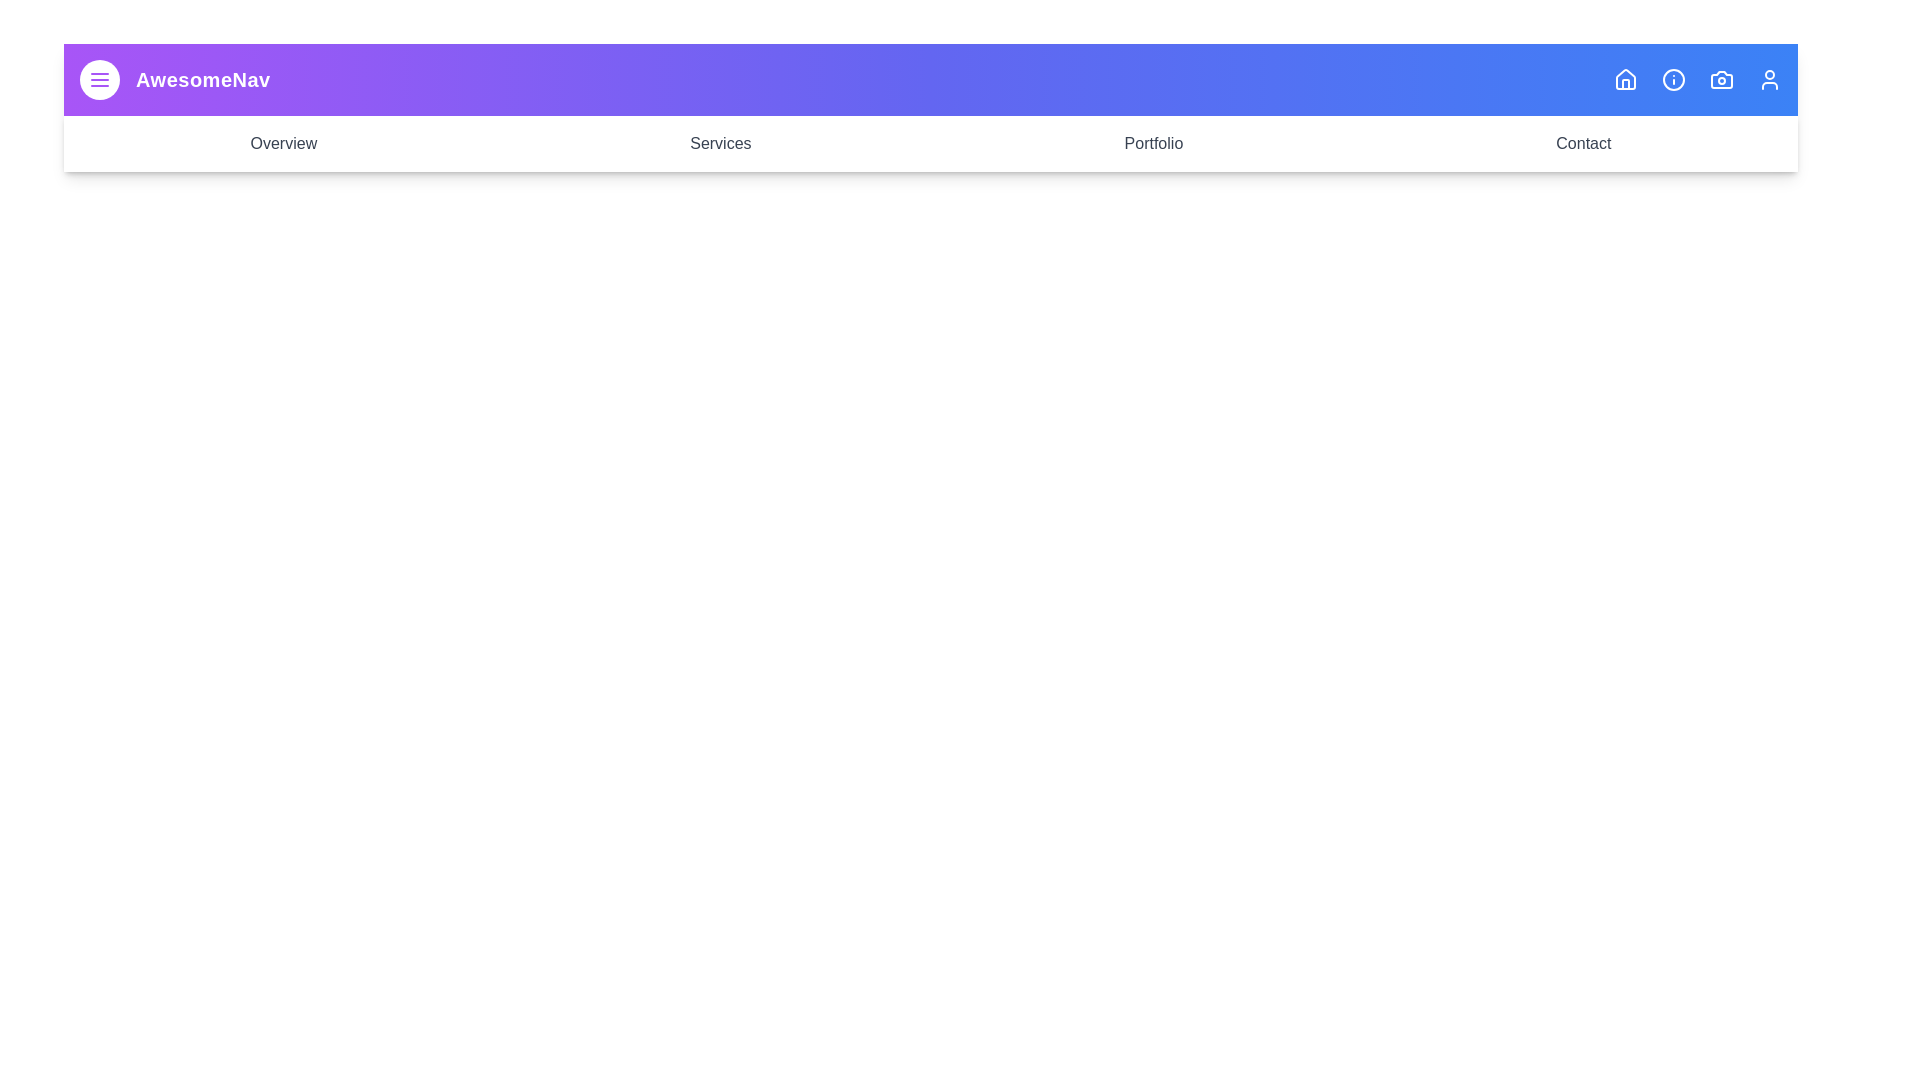  What do you see at coordinates (1770, 79) in the screenshot?
I see `the User icon in the app bar` at bounding box center [1770, 79].